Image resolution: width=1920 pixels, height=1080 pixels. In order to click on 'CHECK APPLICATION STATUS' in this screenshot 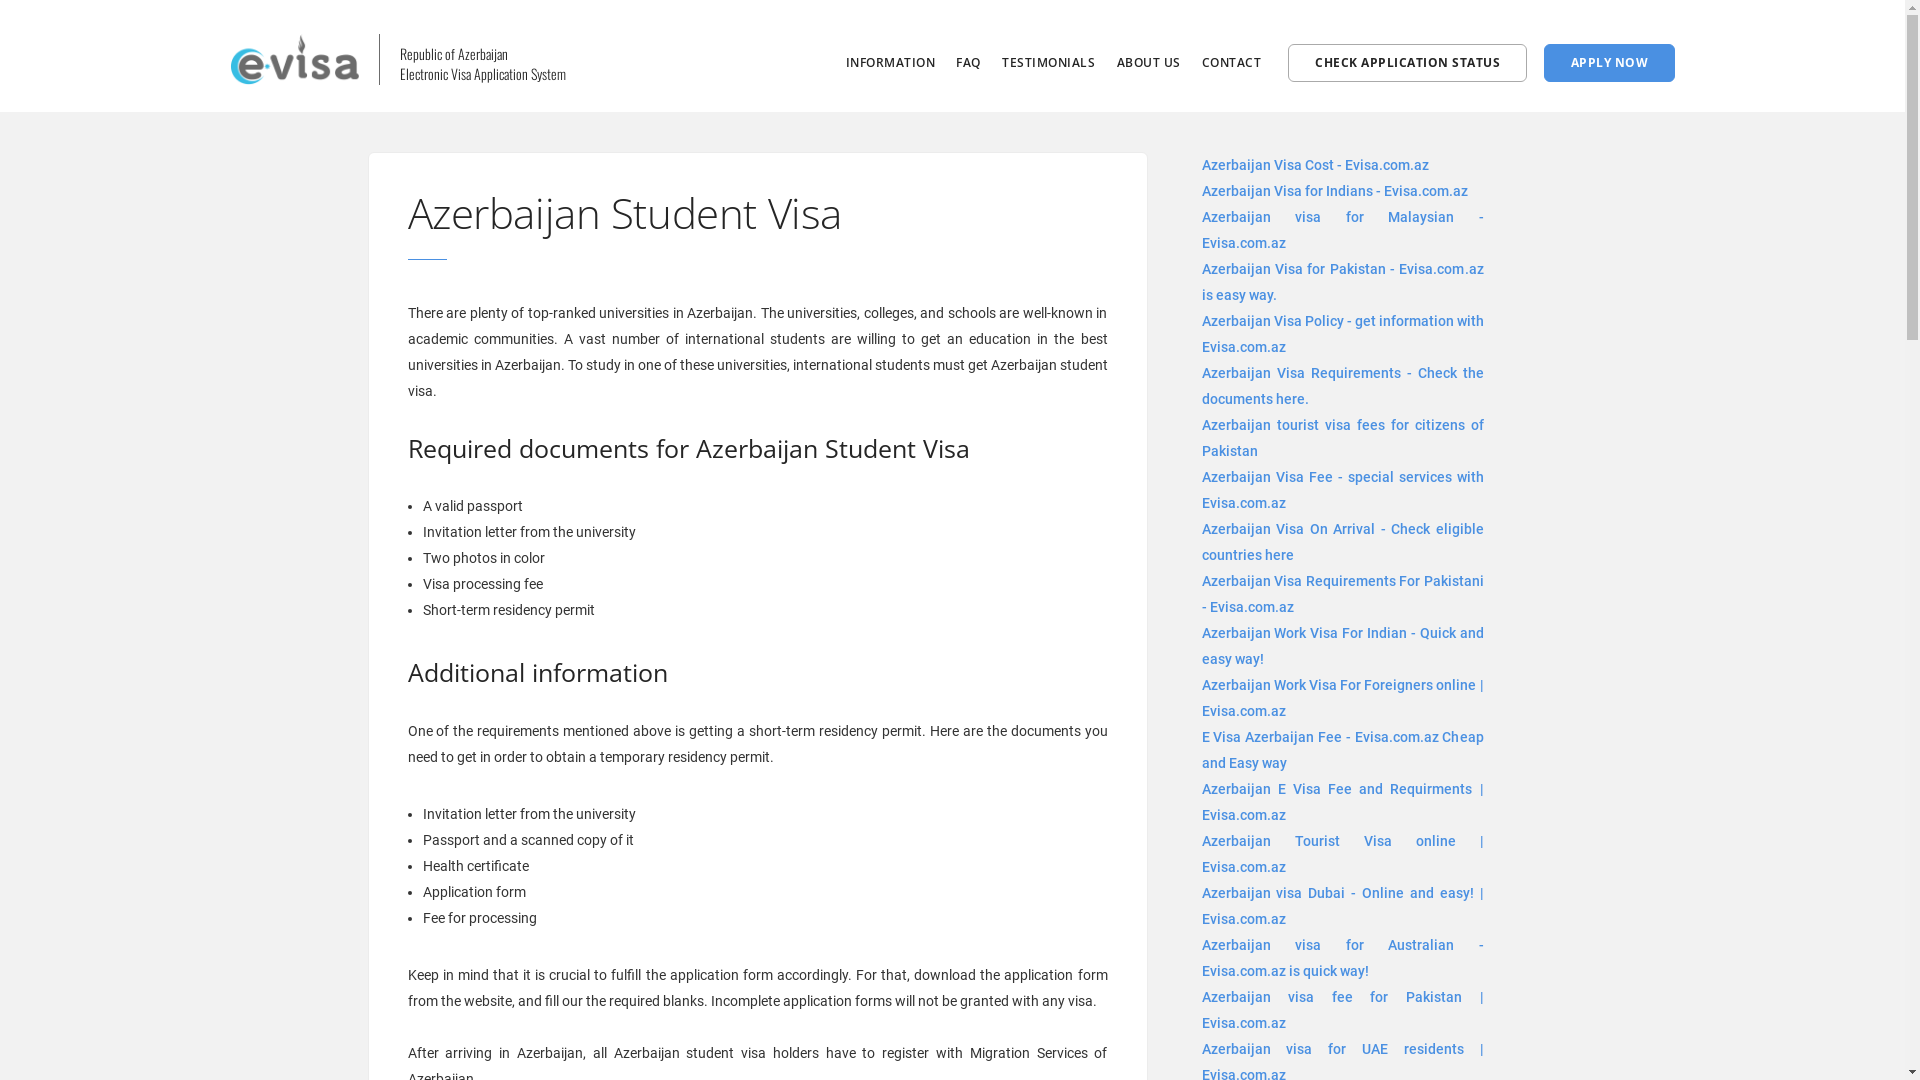, I will do `click(1406, 61)`.